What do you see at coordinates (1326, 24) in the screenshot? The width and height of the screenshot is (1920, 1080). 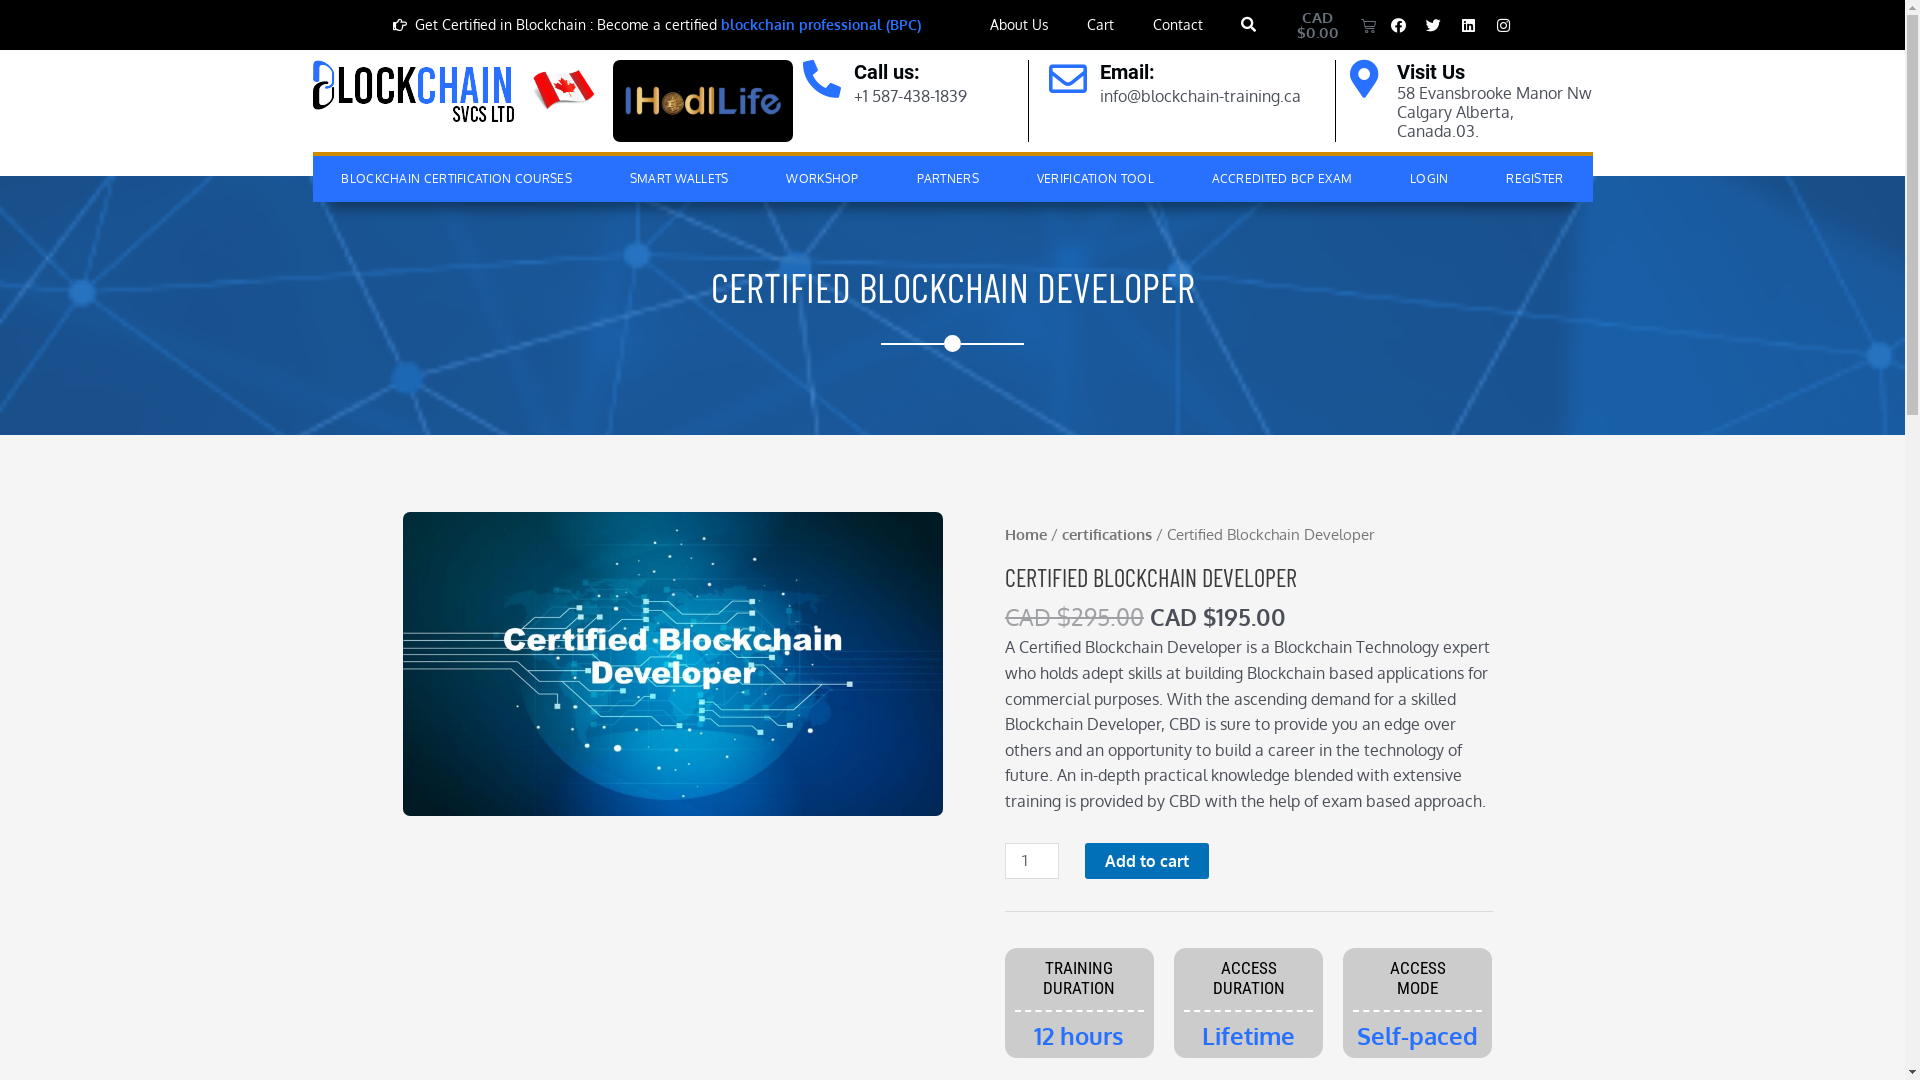 I see `'CAD $0.00` at bounding box center [1326, 24].